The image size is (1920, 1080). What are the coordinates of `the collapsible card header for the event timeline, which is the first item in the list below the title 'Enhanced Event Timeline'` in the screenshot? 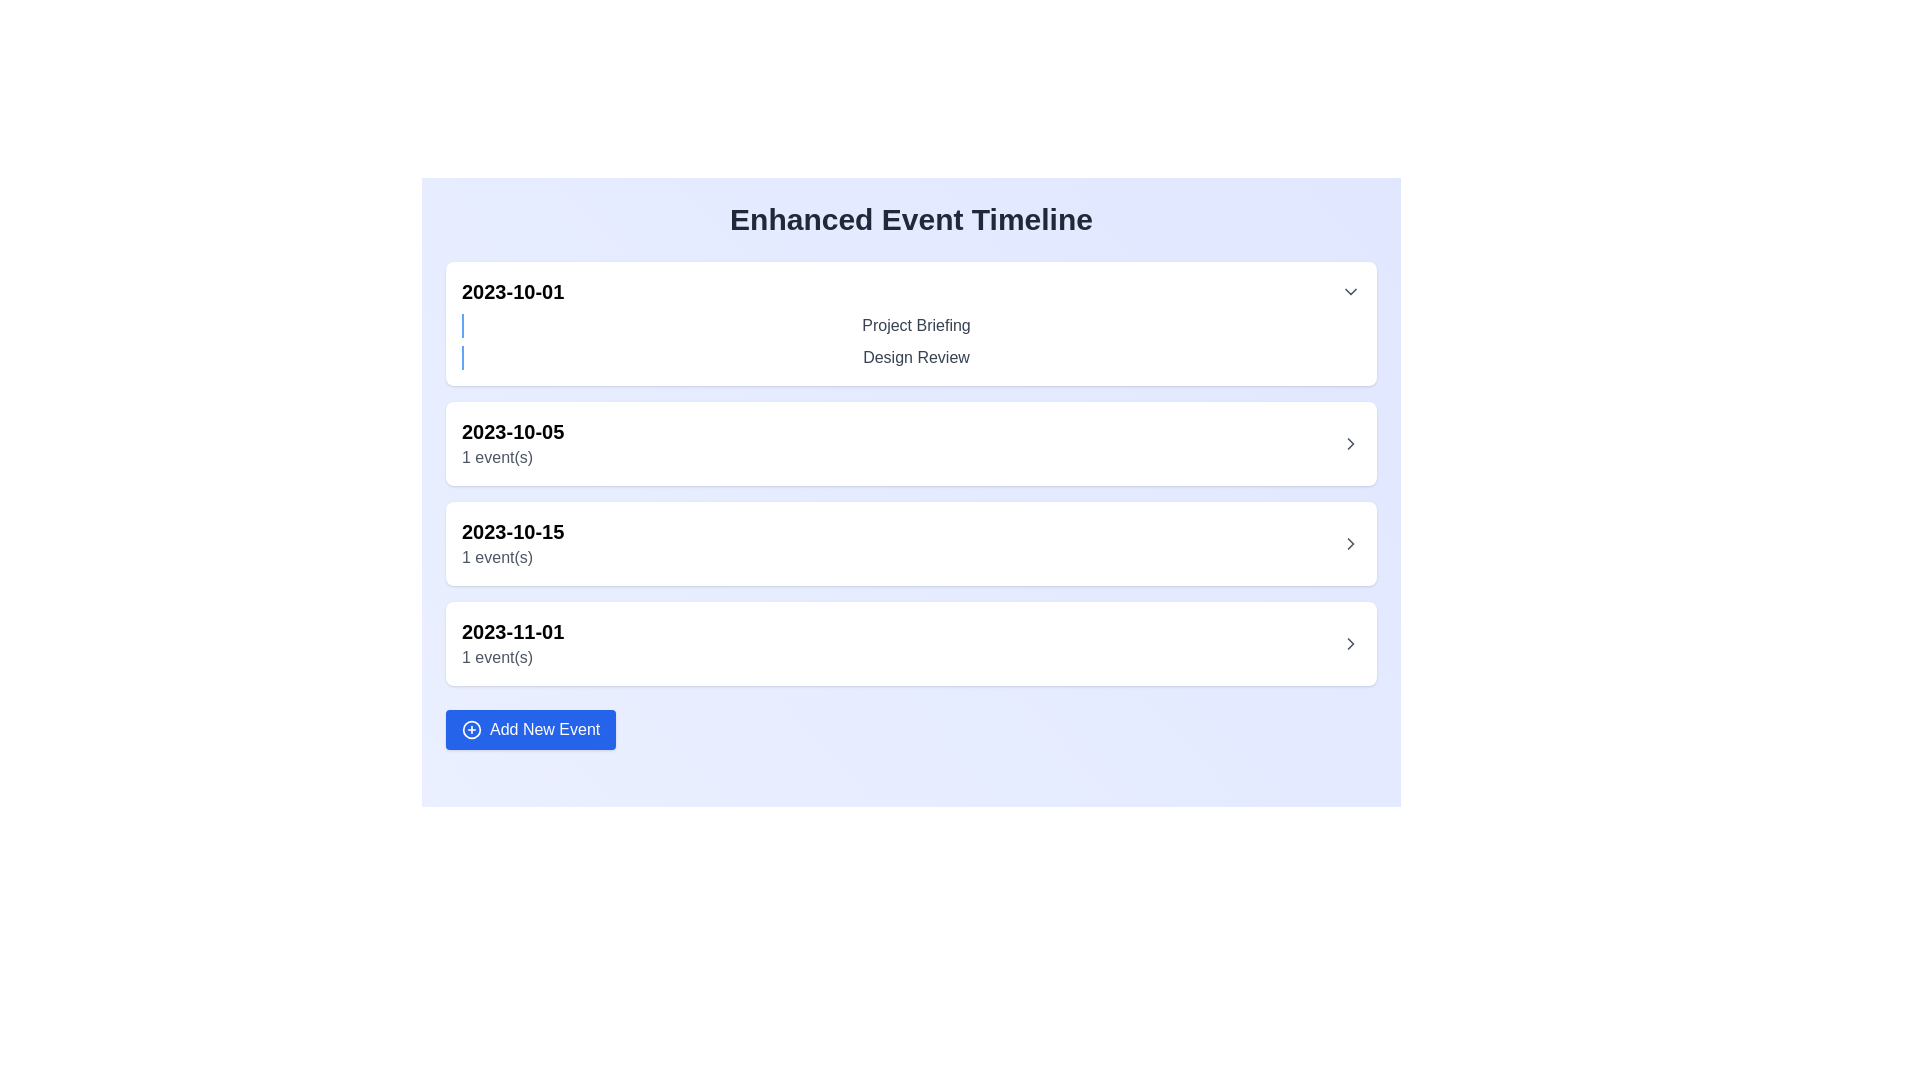 It's located at (910, 323).